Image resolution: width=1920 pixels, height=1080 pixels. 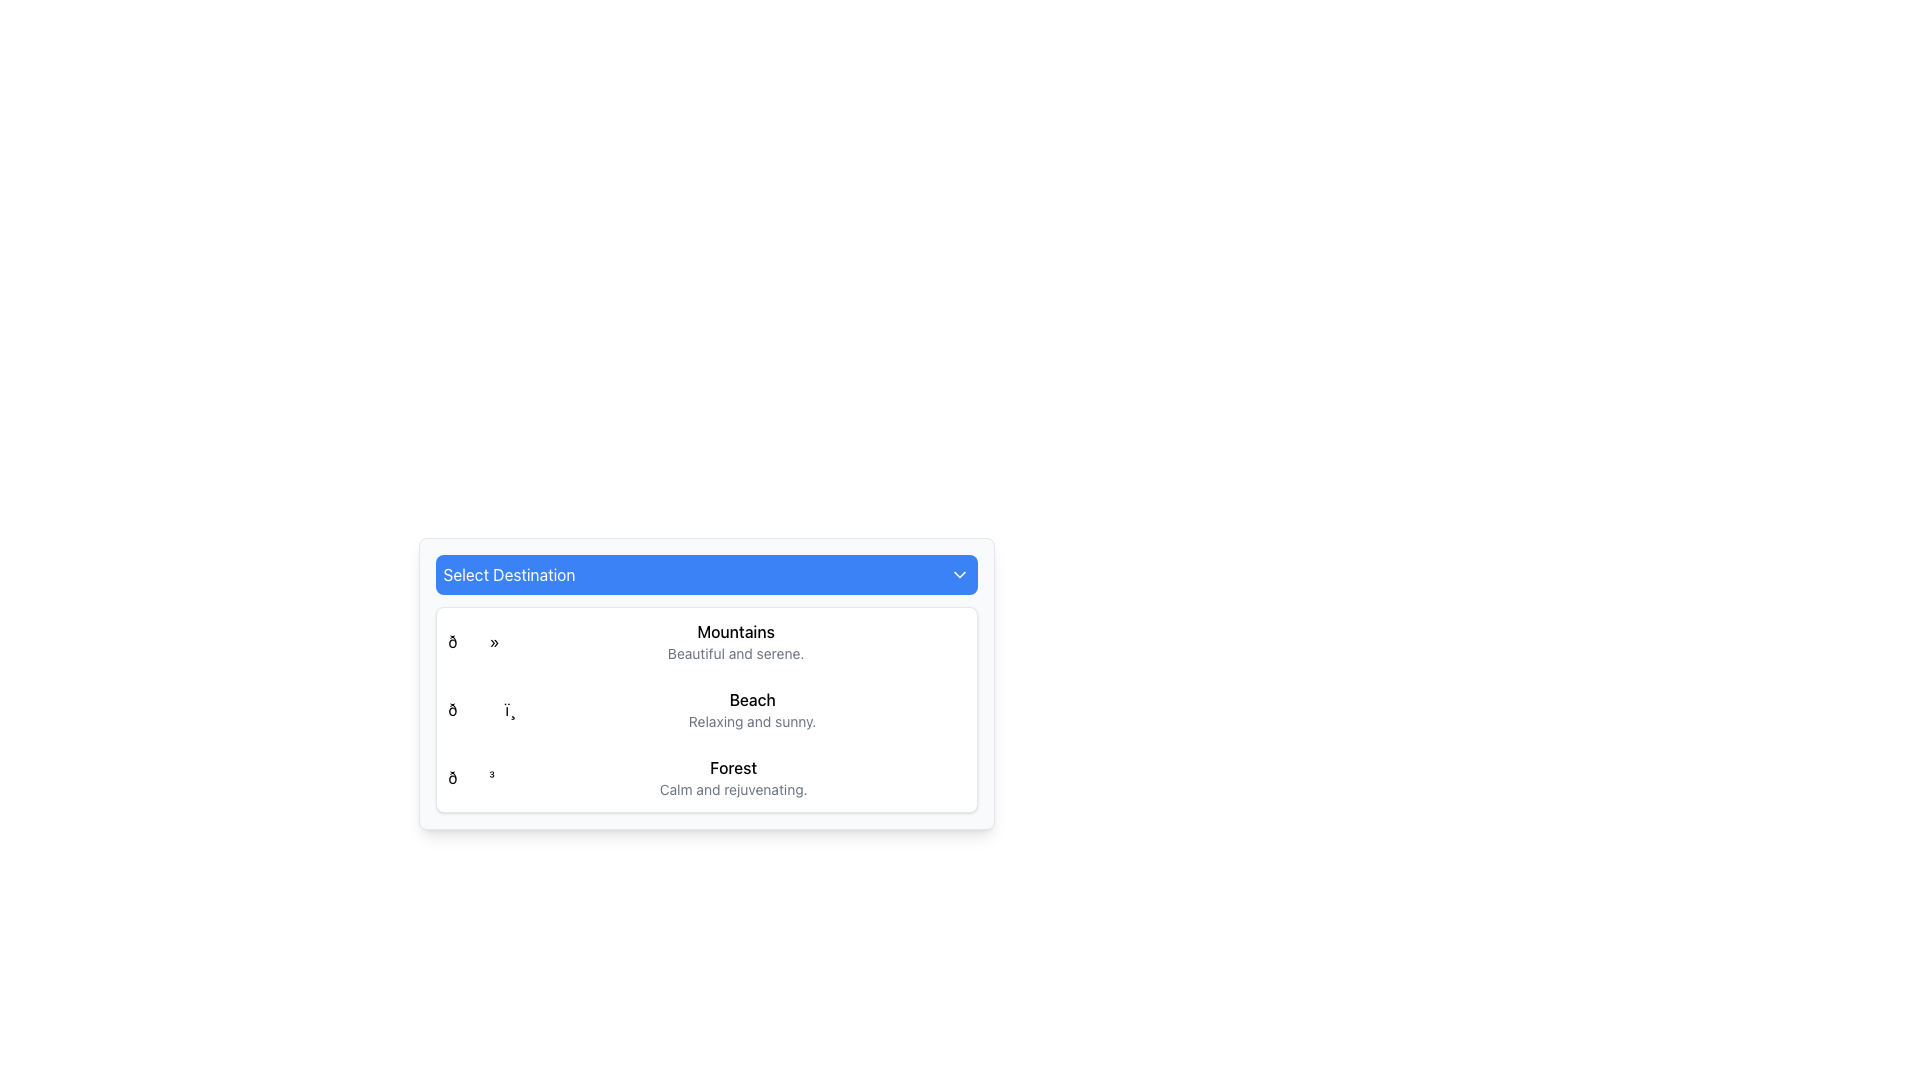 What do you see at coordinates (735, 641) in the screenshot?
I see `the text block that serves as the title and description for the 'Mountains' option in the dropdown menu, located to the right of an icon` at bounding box center [735, 641].